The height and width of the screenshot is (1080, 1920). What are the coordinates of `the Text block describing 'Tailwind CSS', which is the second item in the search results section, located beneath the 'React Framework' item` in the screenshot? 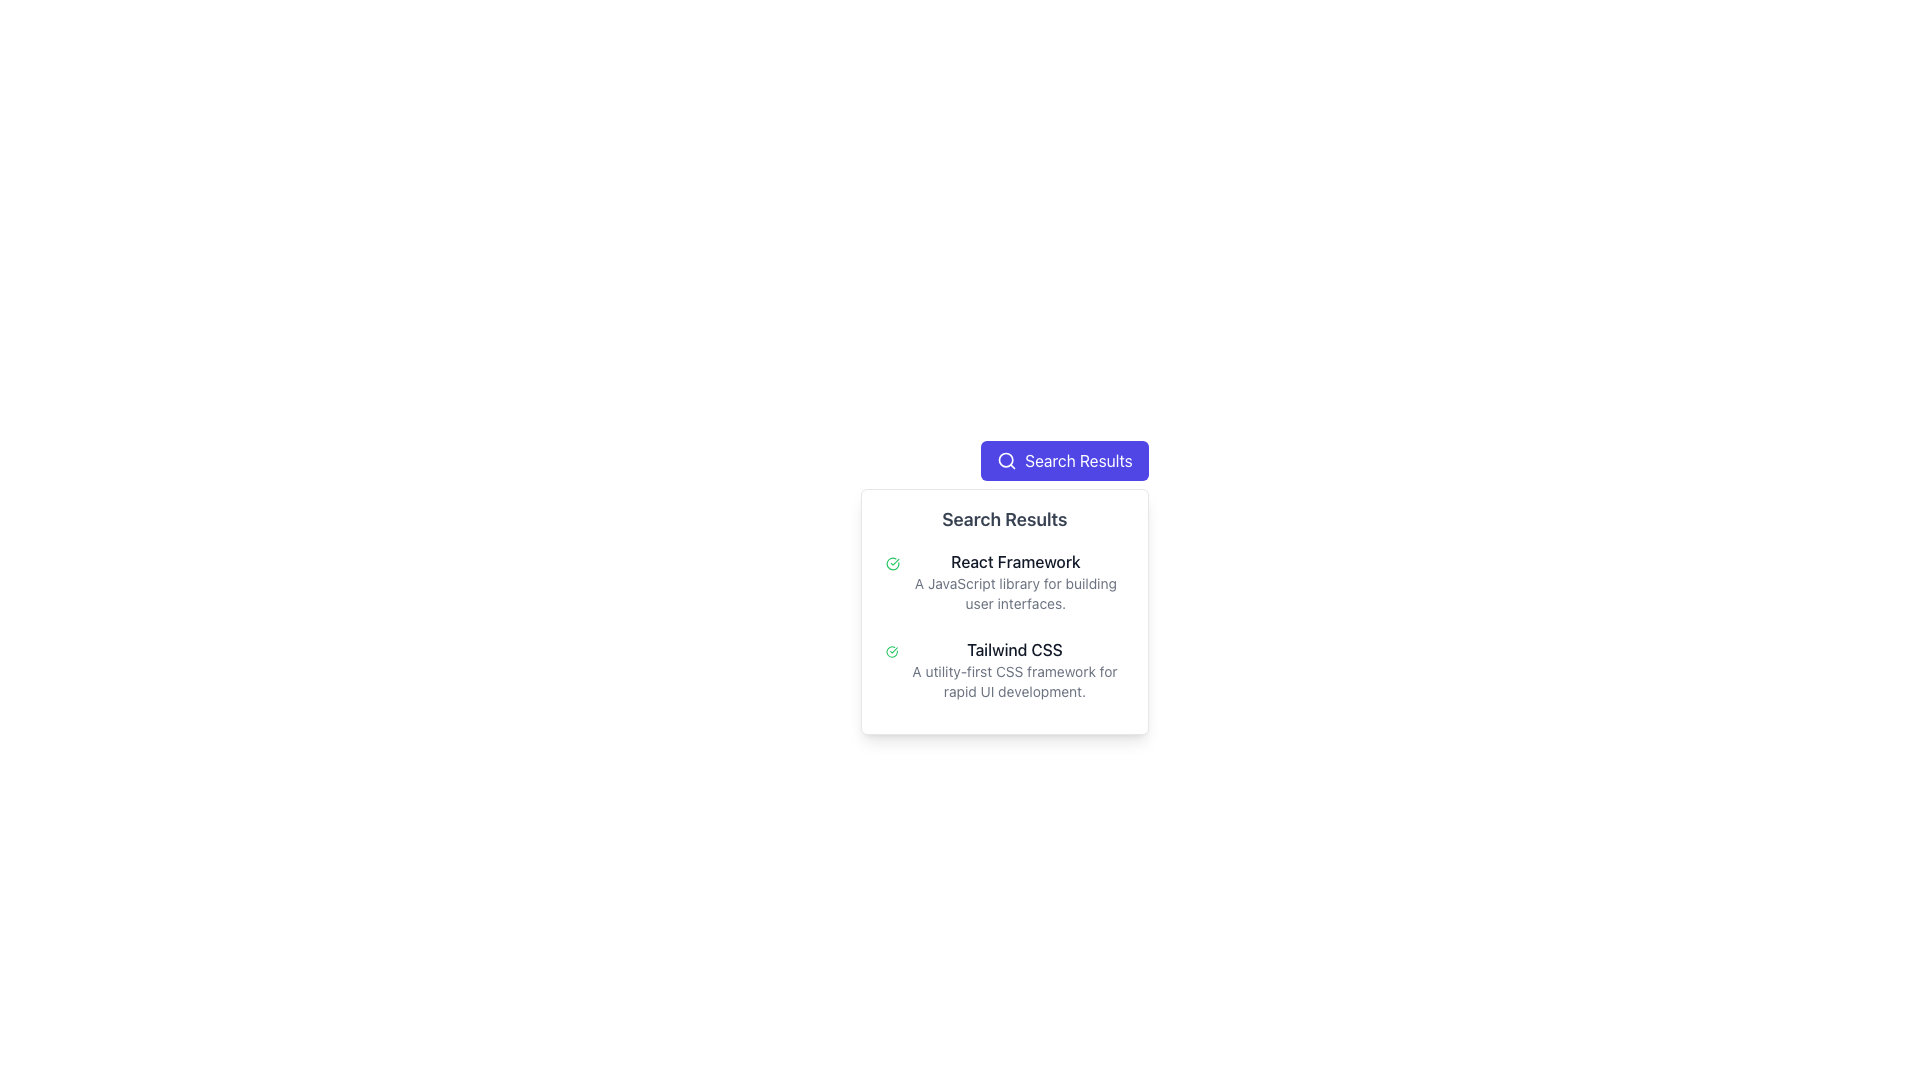 It's located at (1015, 670).